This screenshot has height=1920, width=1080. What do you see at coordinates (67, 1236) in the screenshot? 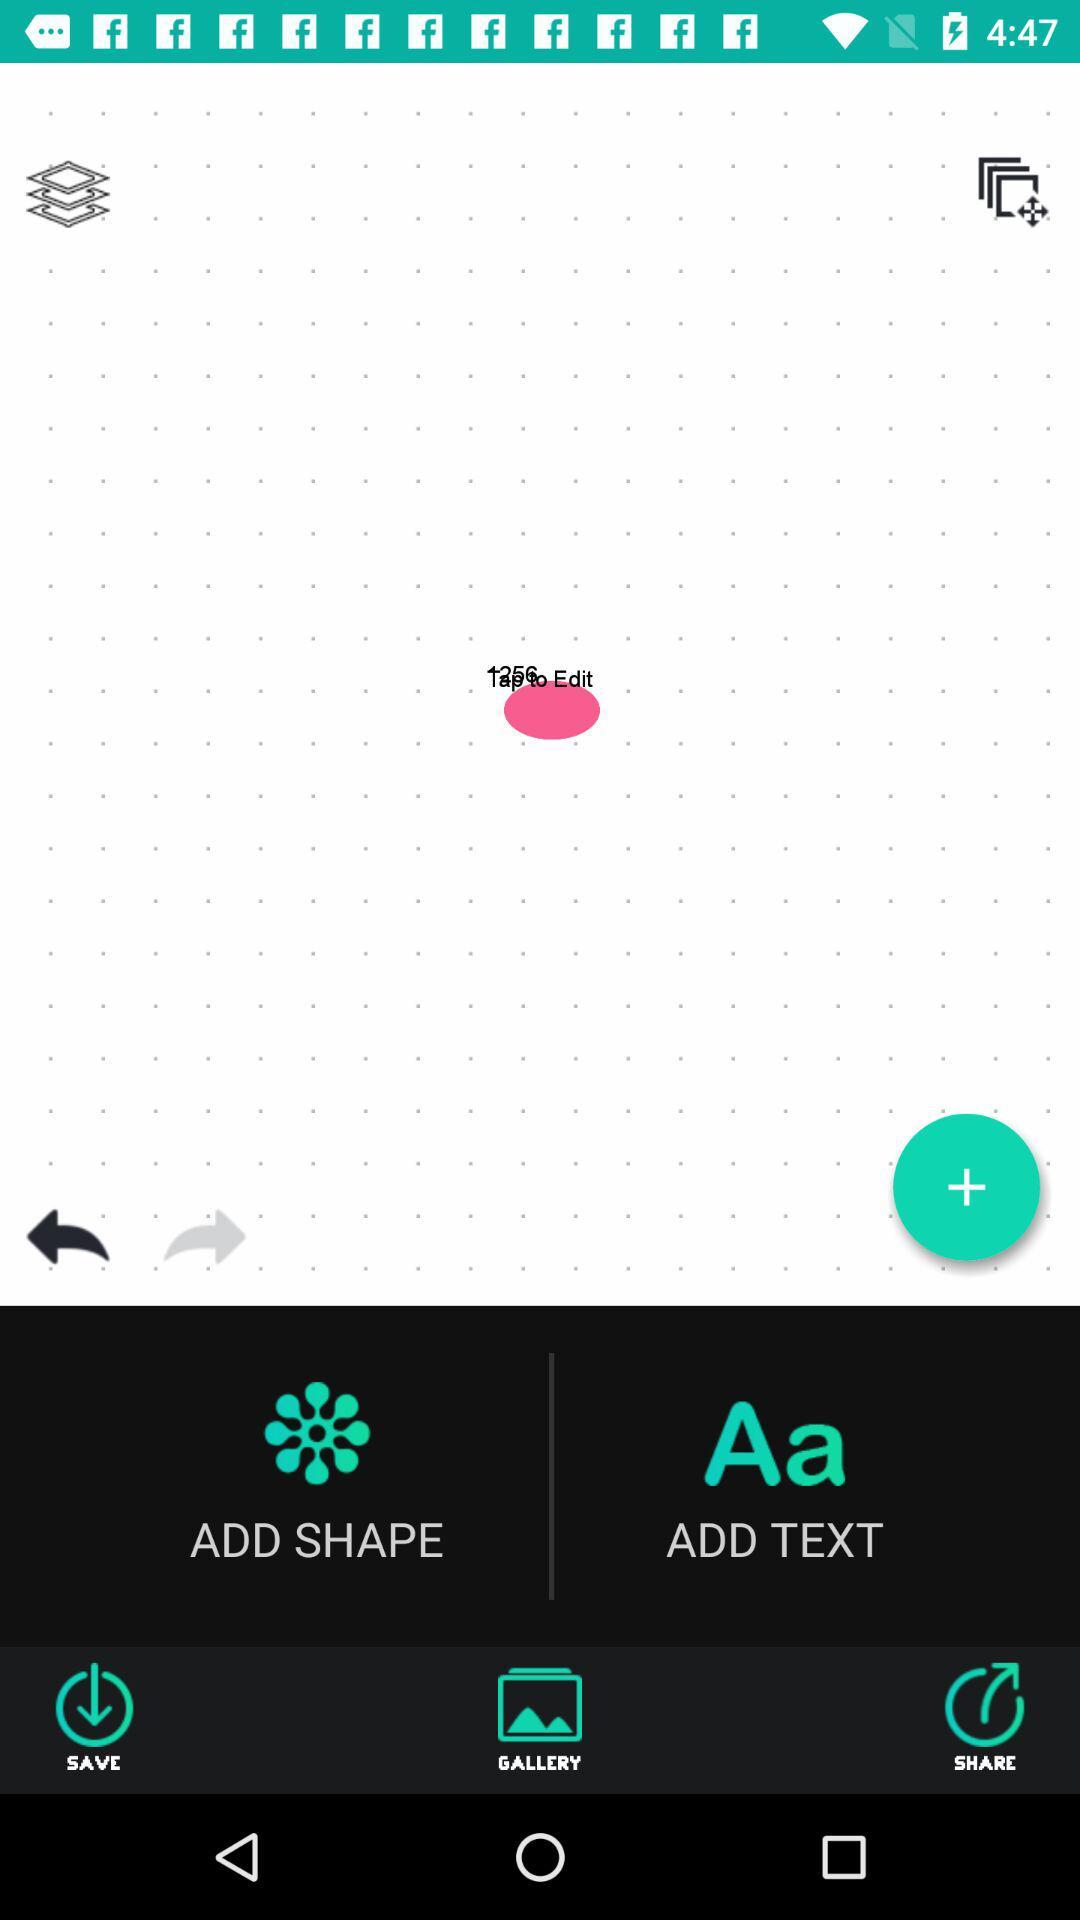
I see `undo` at bounding box center [67, 1236].